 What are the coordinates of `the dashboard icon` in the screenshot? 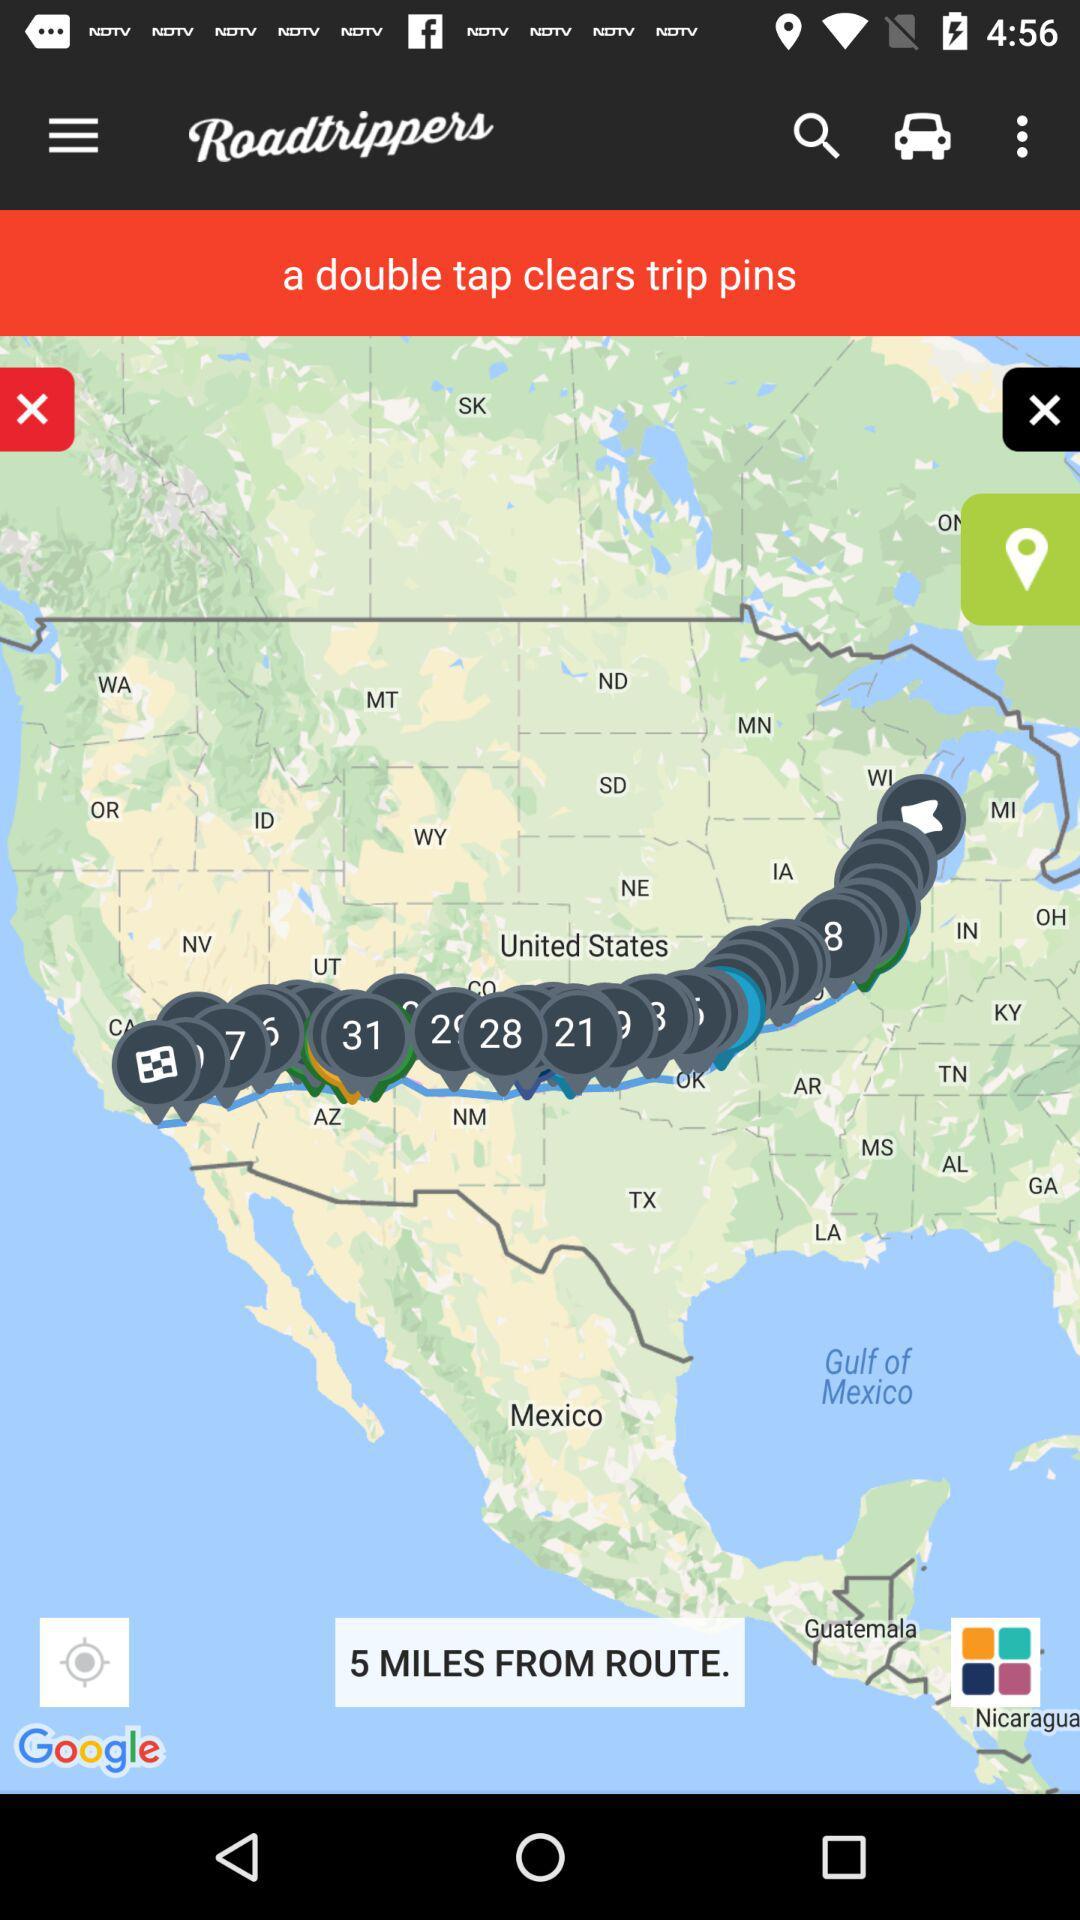 It's located at (995, 1662).